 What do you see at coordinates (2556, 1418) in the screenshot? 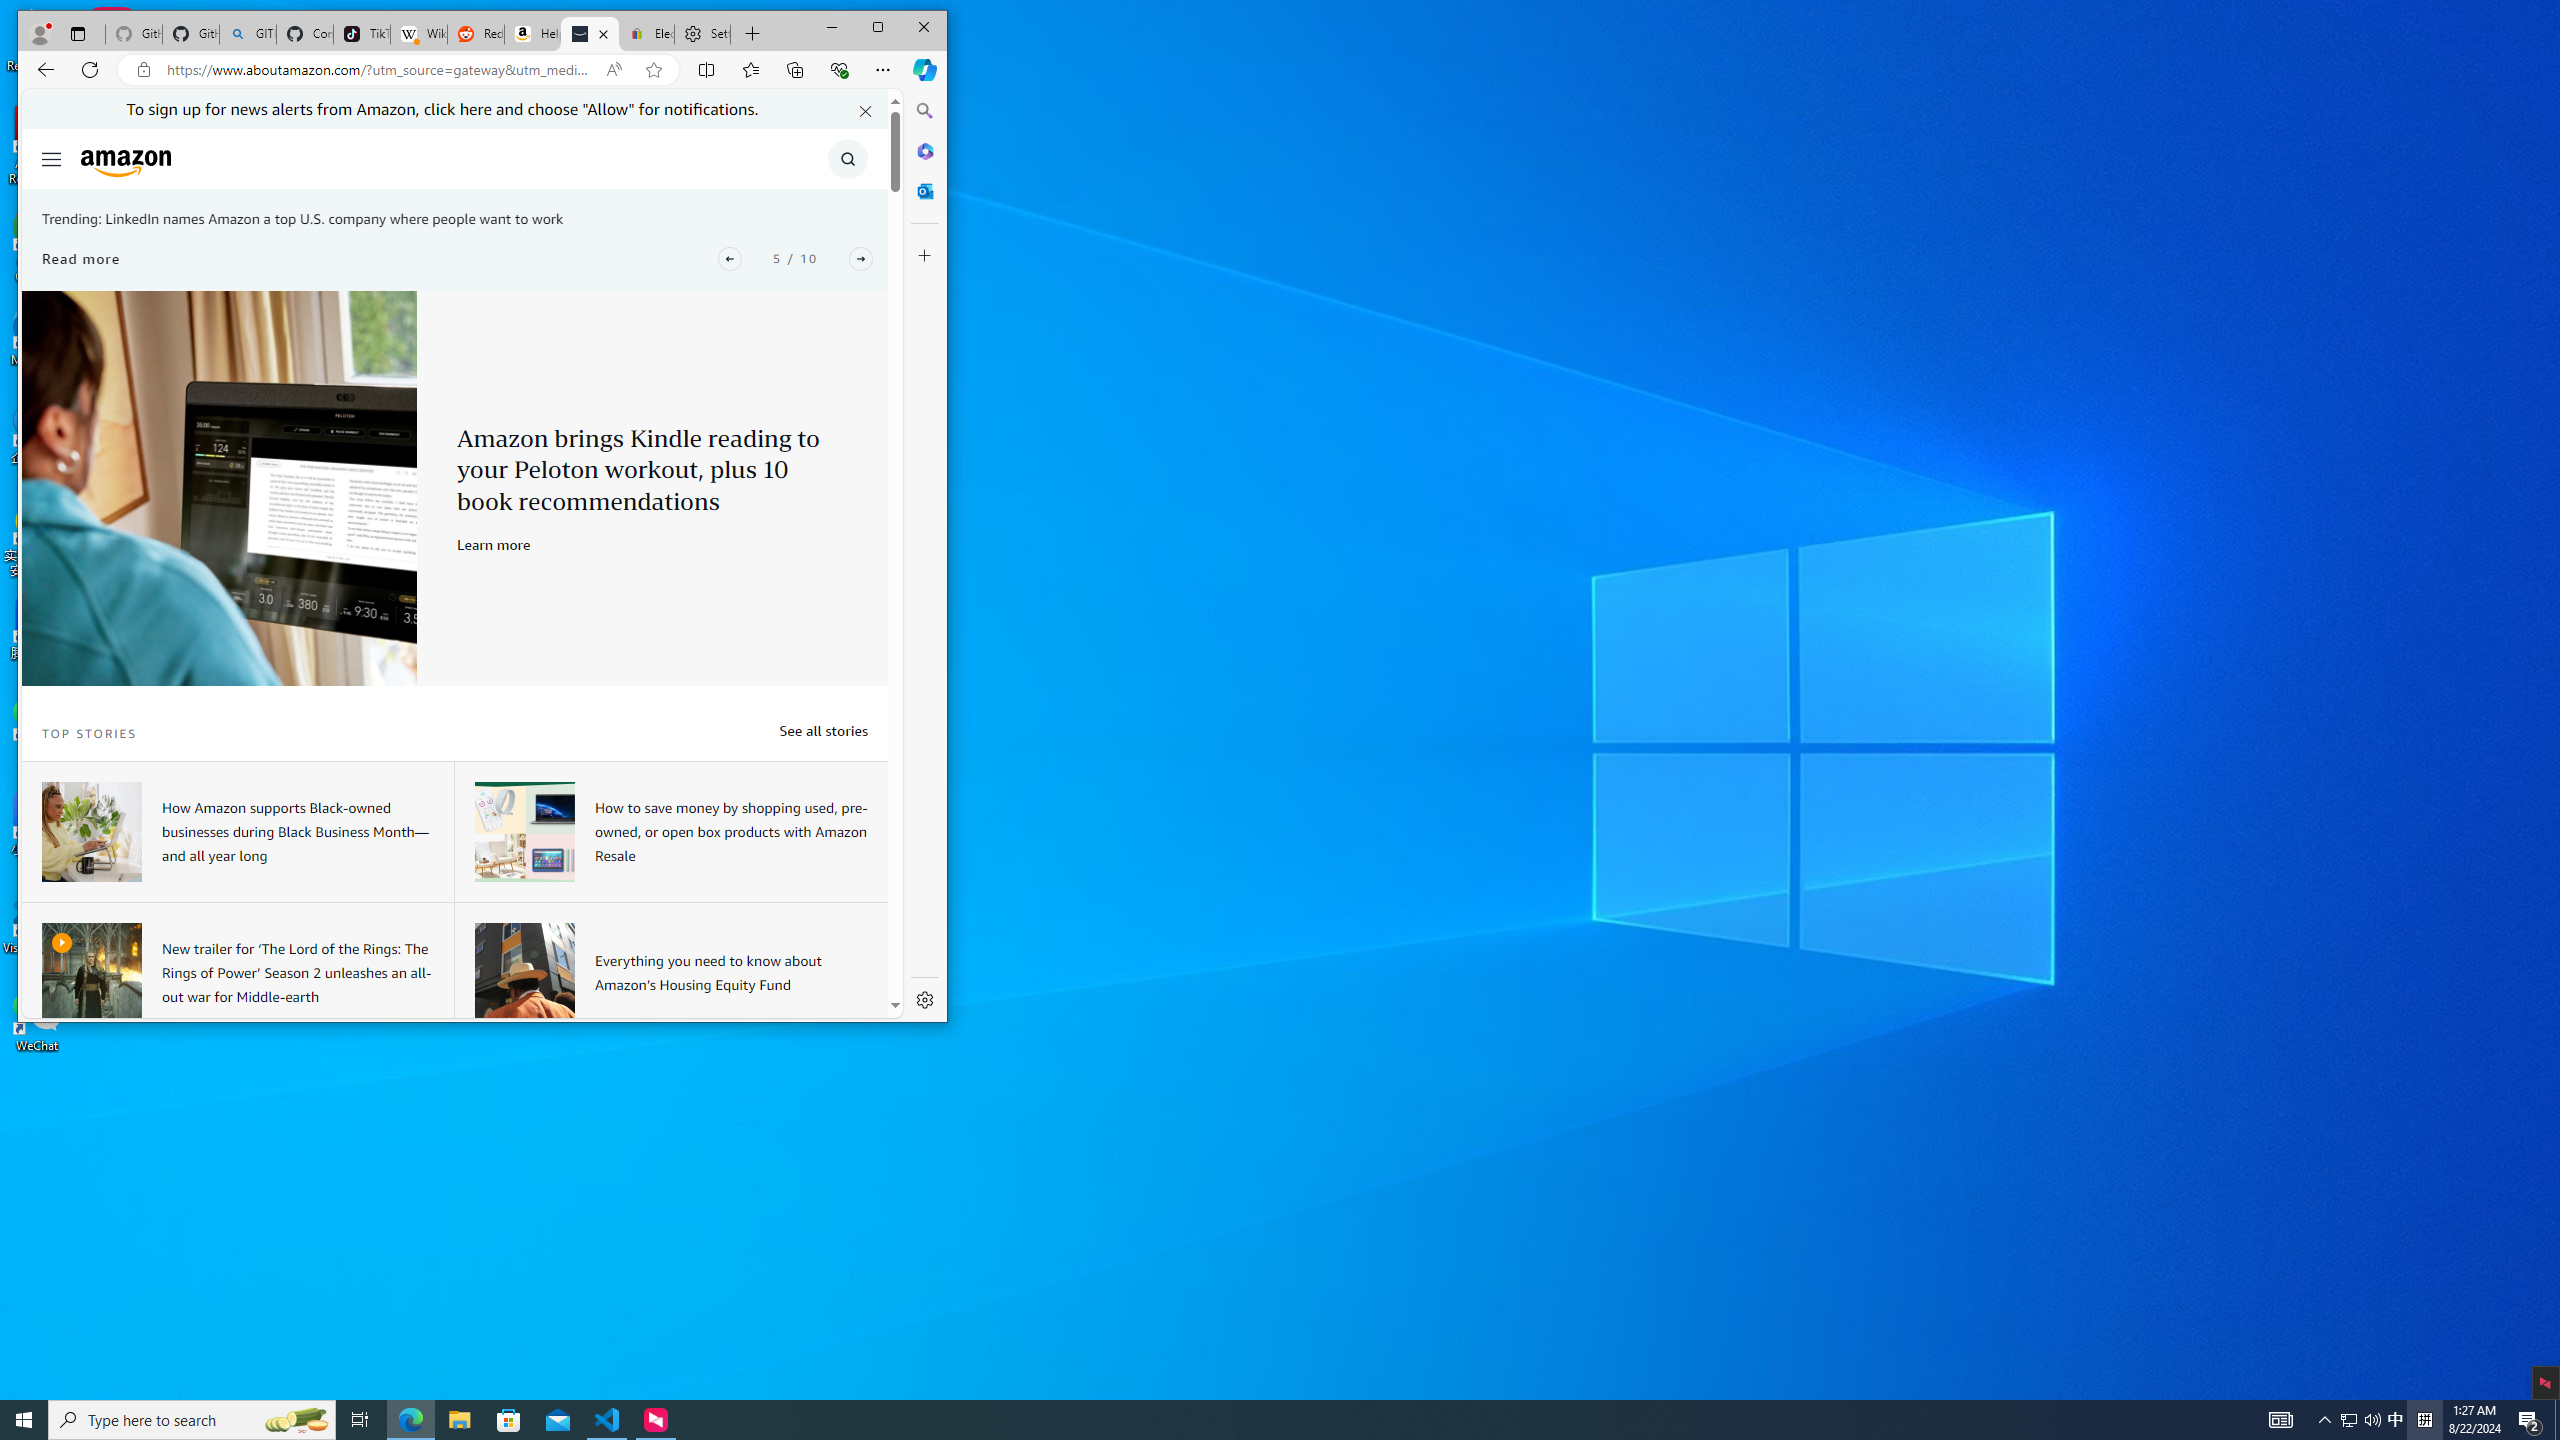
I see `'Show desktop'` at bounding box center [2556, 1418].